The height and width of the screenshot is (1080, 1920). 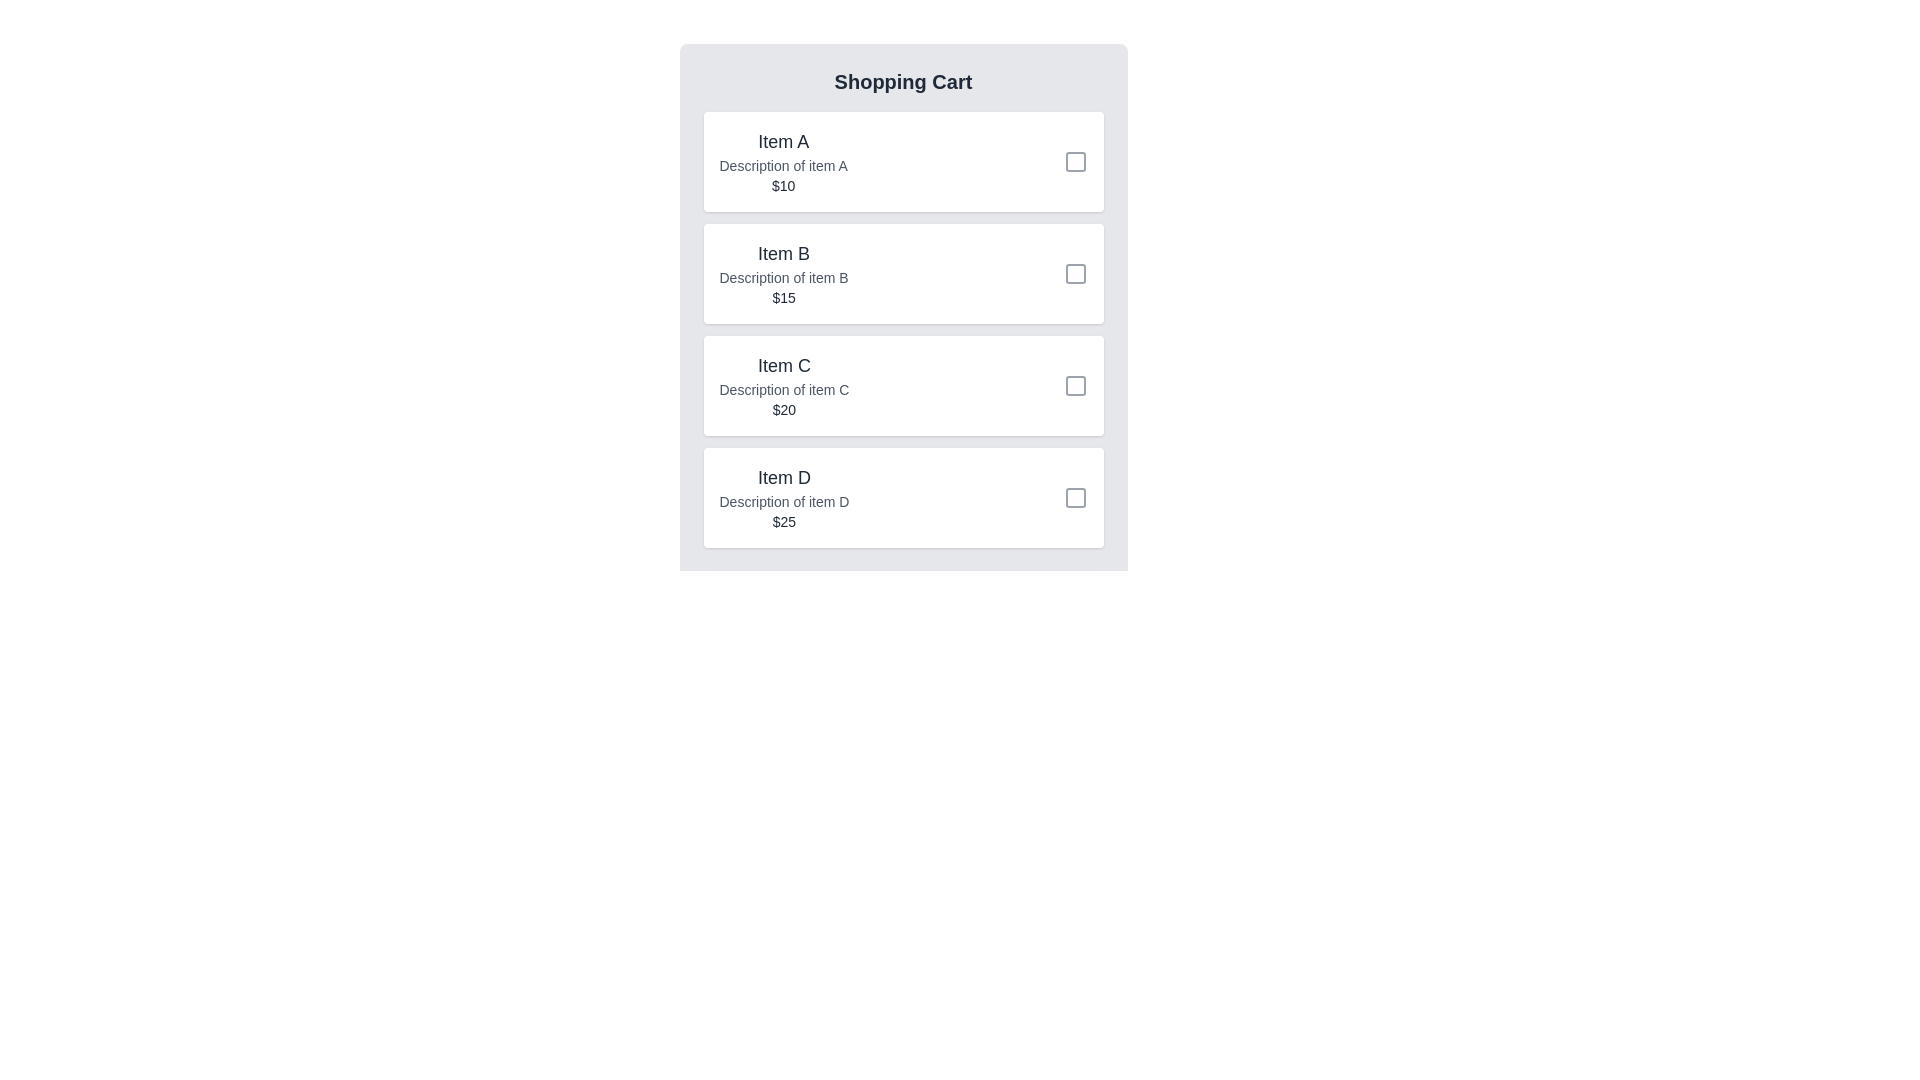 What do you see at coordinates (1074, 496) in the screenshot?
I see `the interactive checkbox` at bounding box center [1074, 496].